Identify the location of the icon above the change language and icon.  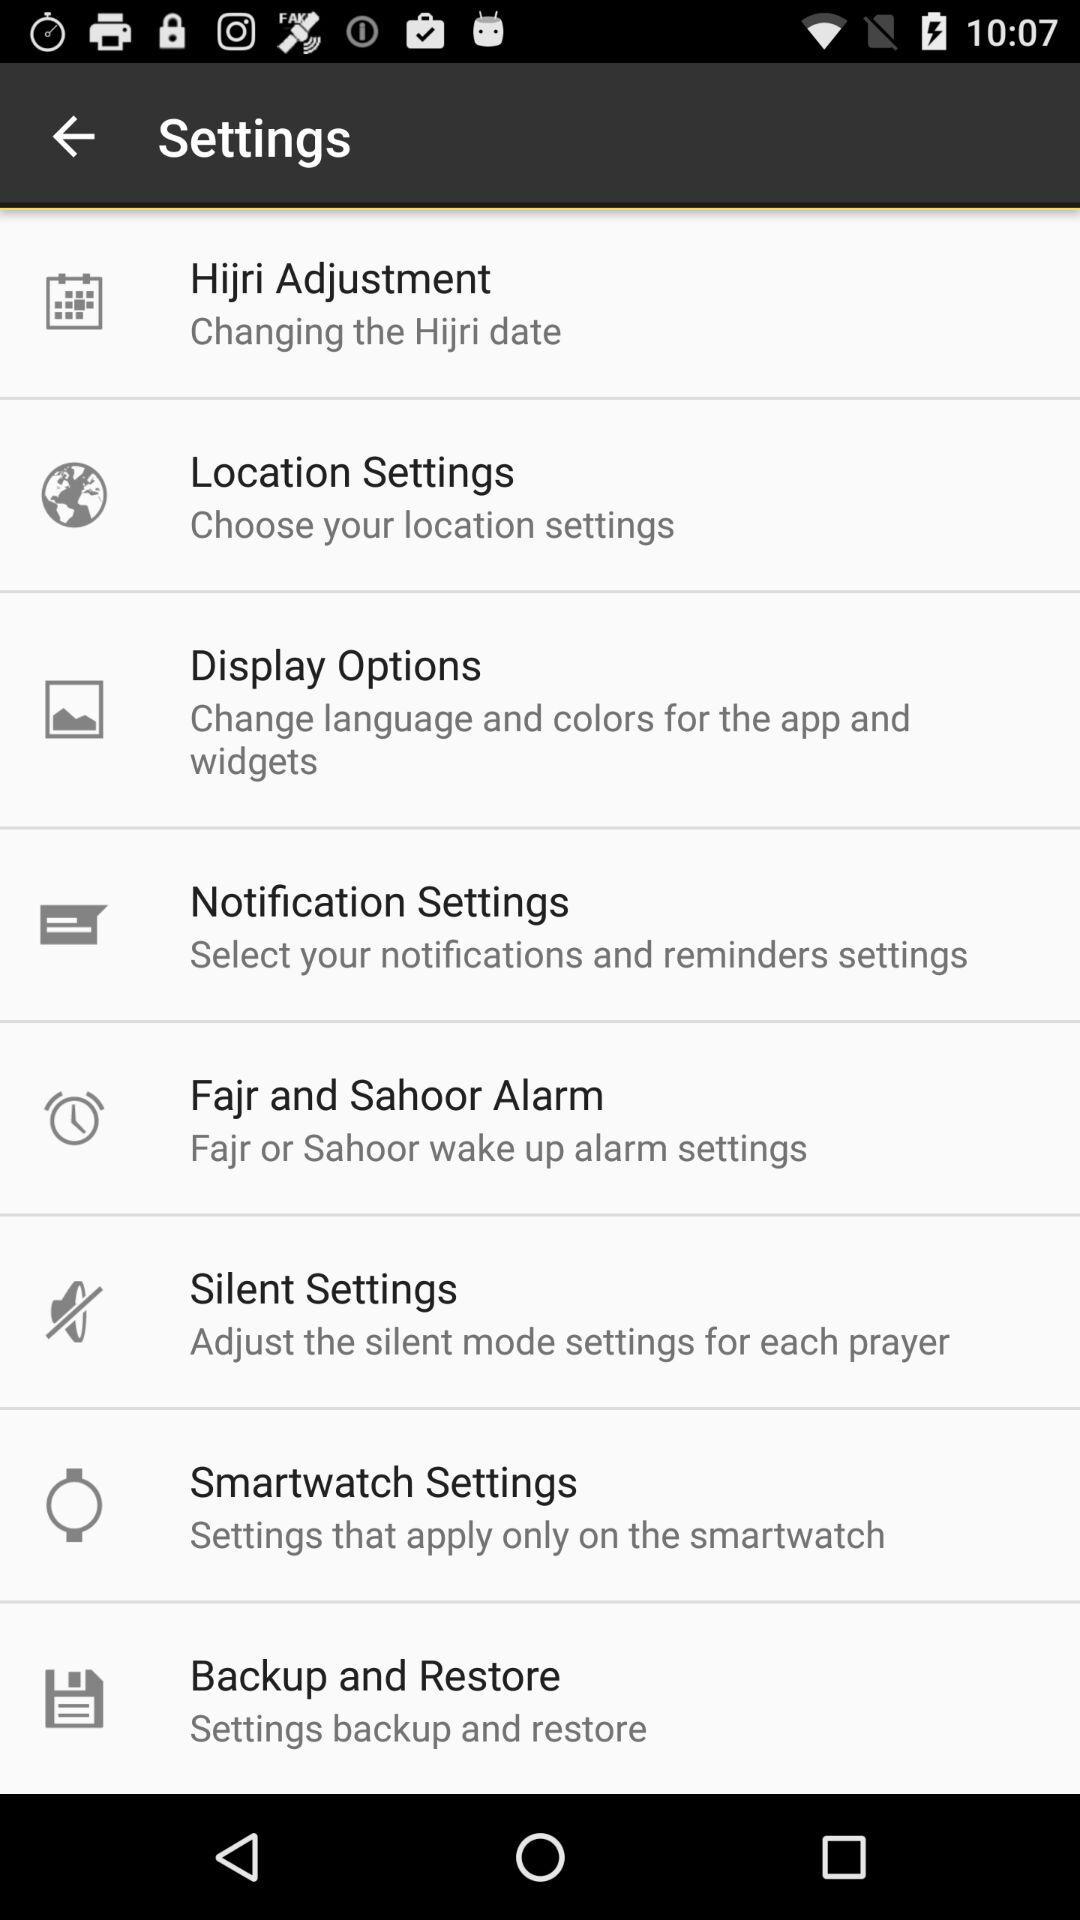
(334, 663).